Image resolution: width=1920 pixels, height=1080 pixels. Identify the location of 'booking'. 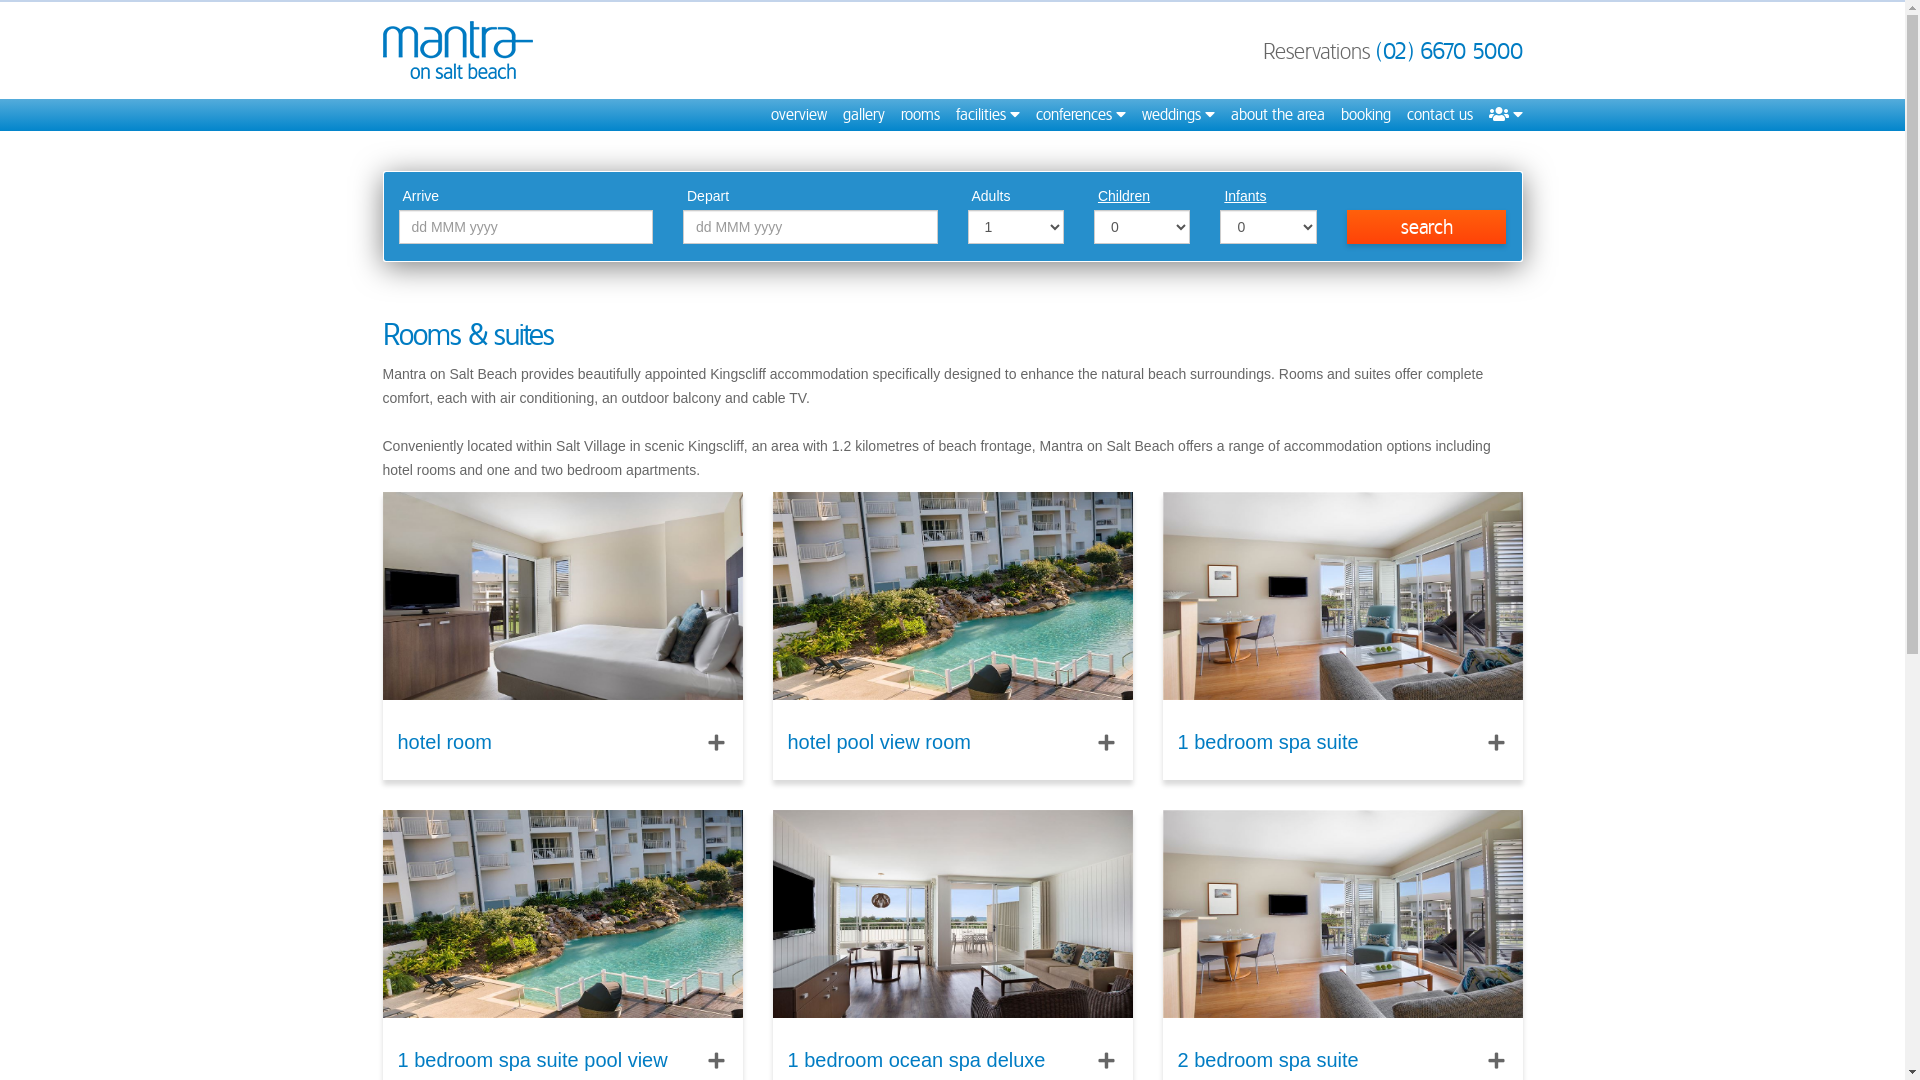
(1363, 115).